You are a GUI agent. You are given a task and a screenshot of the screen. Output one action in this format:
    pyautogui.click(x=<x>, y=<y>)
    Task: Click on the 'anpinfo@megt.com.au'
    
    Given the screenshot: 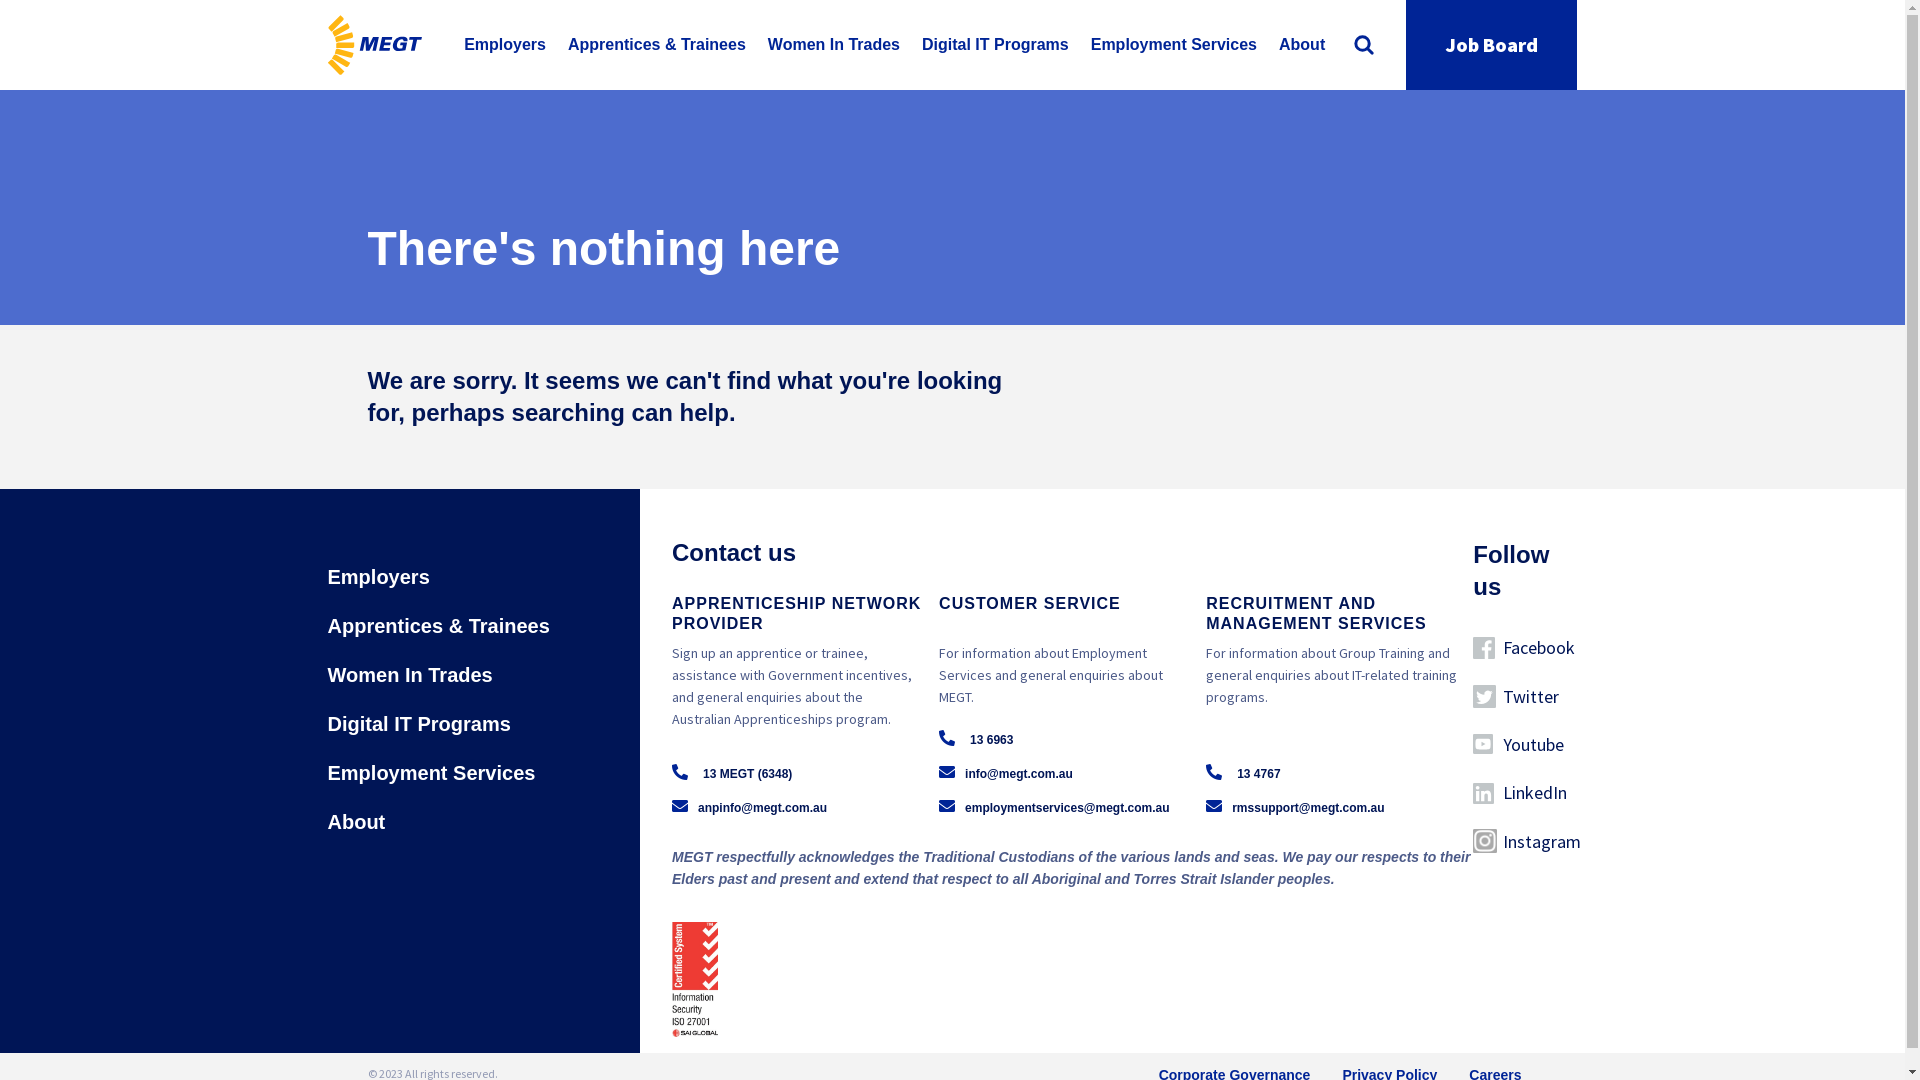 What is the action you would take?
    pyautogui.click(x=672, y=805)
    